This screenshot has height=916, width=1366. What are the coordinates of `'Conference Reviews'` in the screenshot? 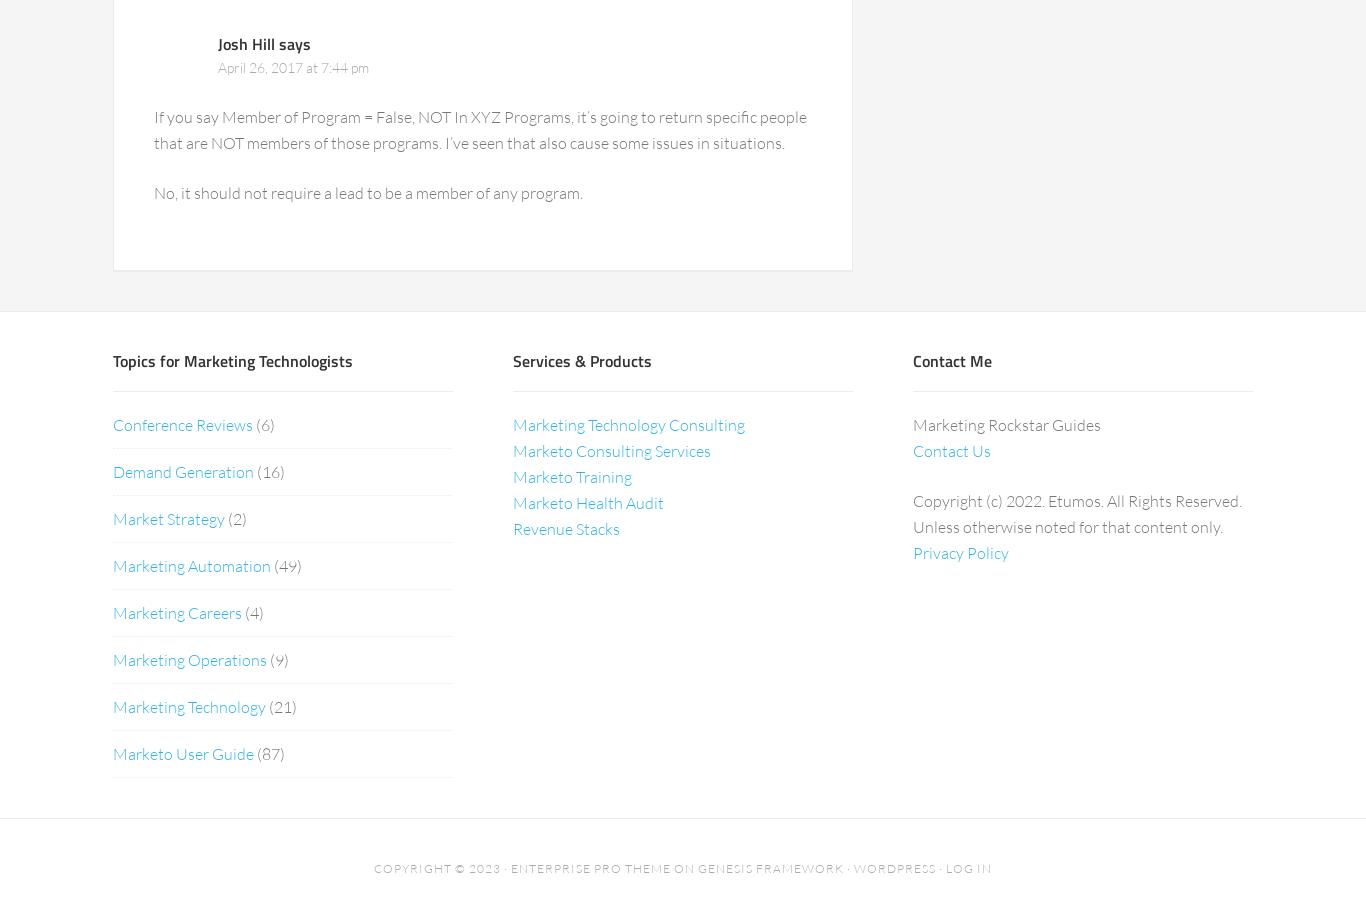 It's located at (112, 423).